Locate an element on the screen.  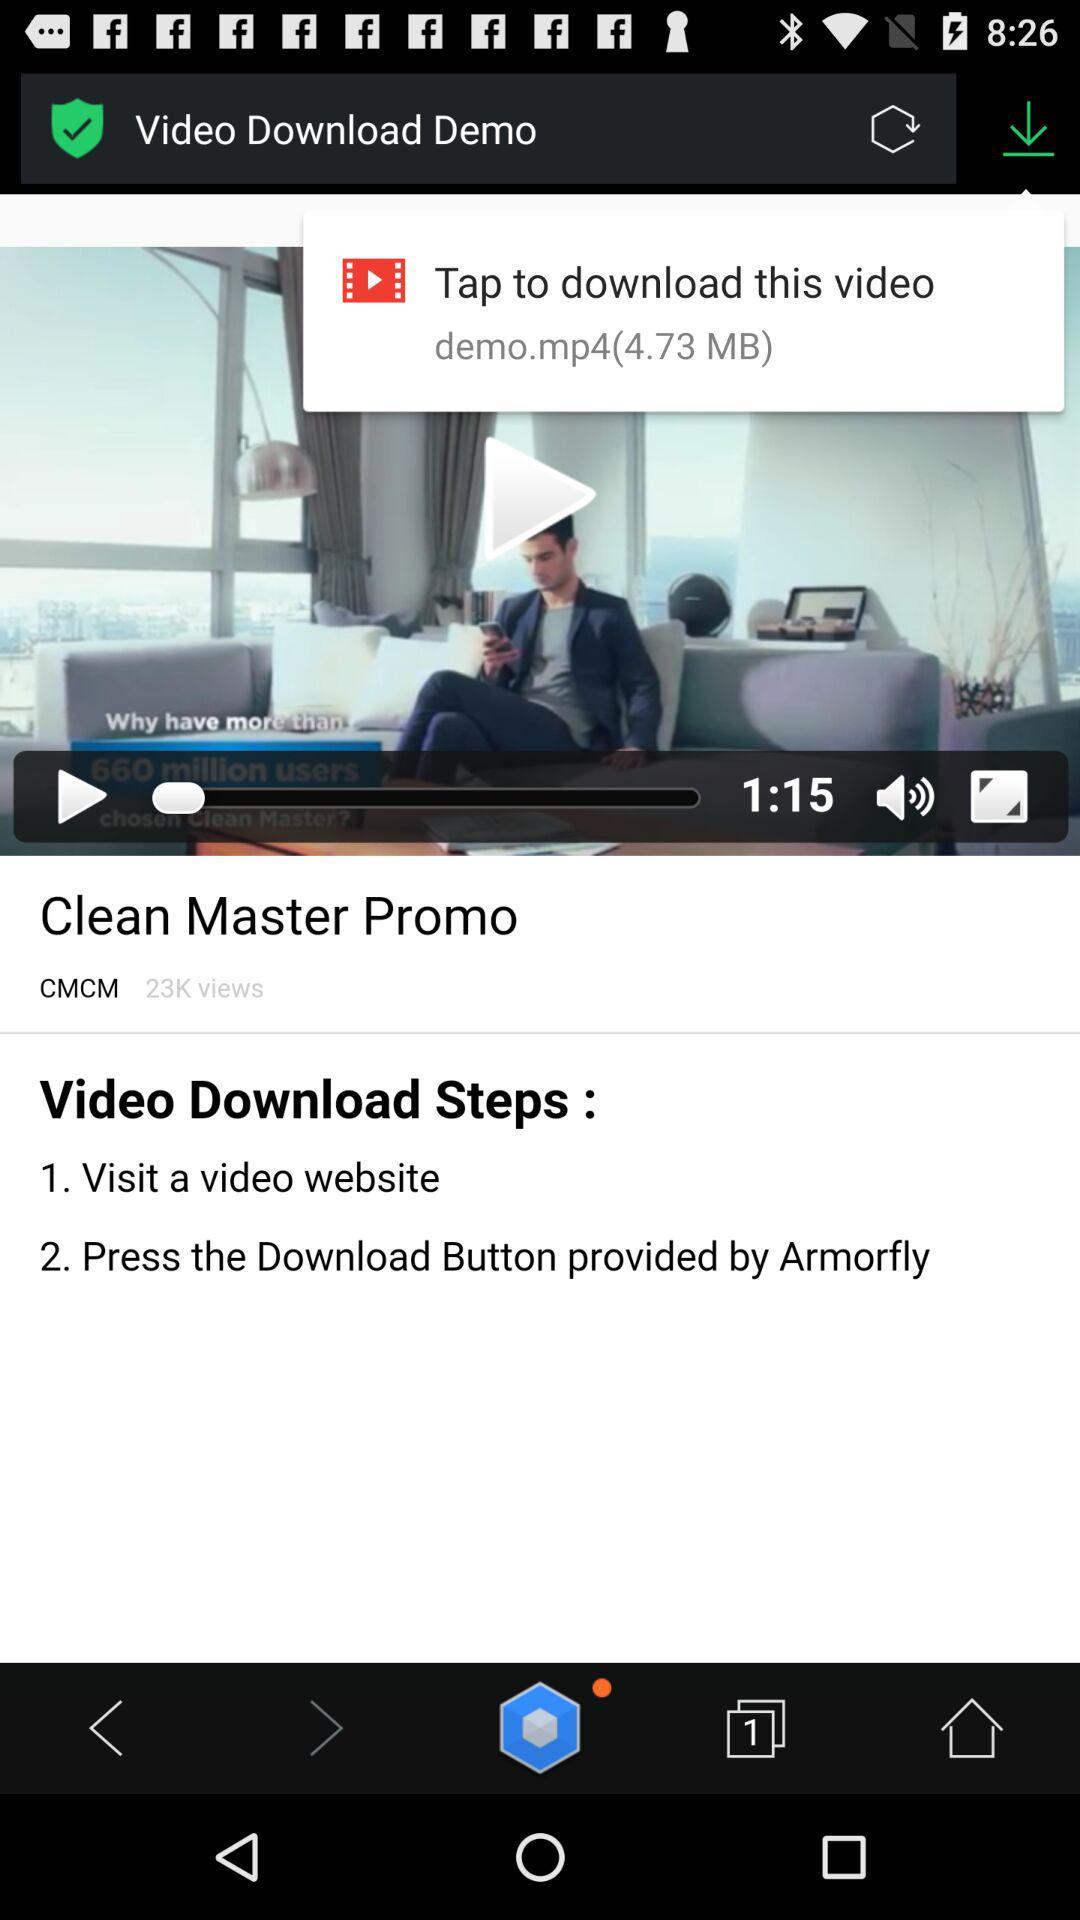
six-sided polygon is located at coordinates (540, 1727).